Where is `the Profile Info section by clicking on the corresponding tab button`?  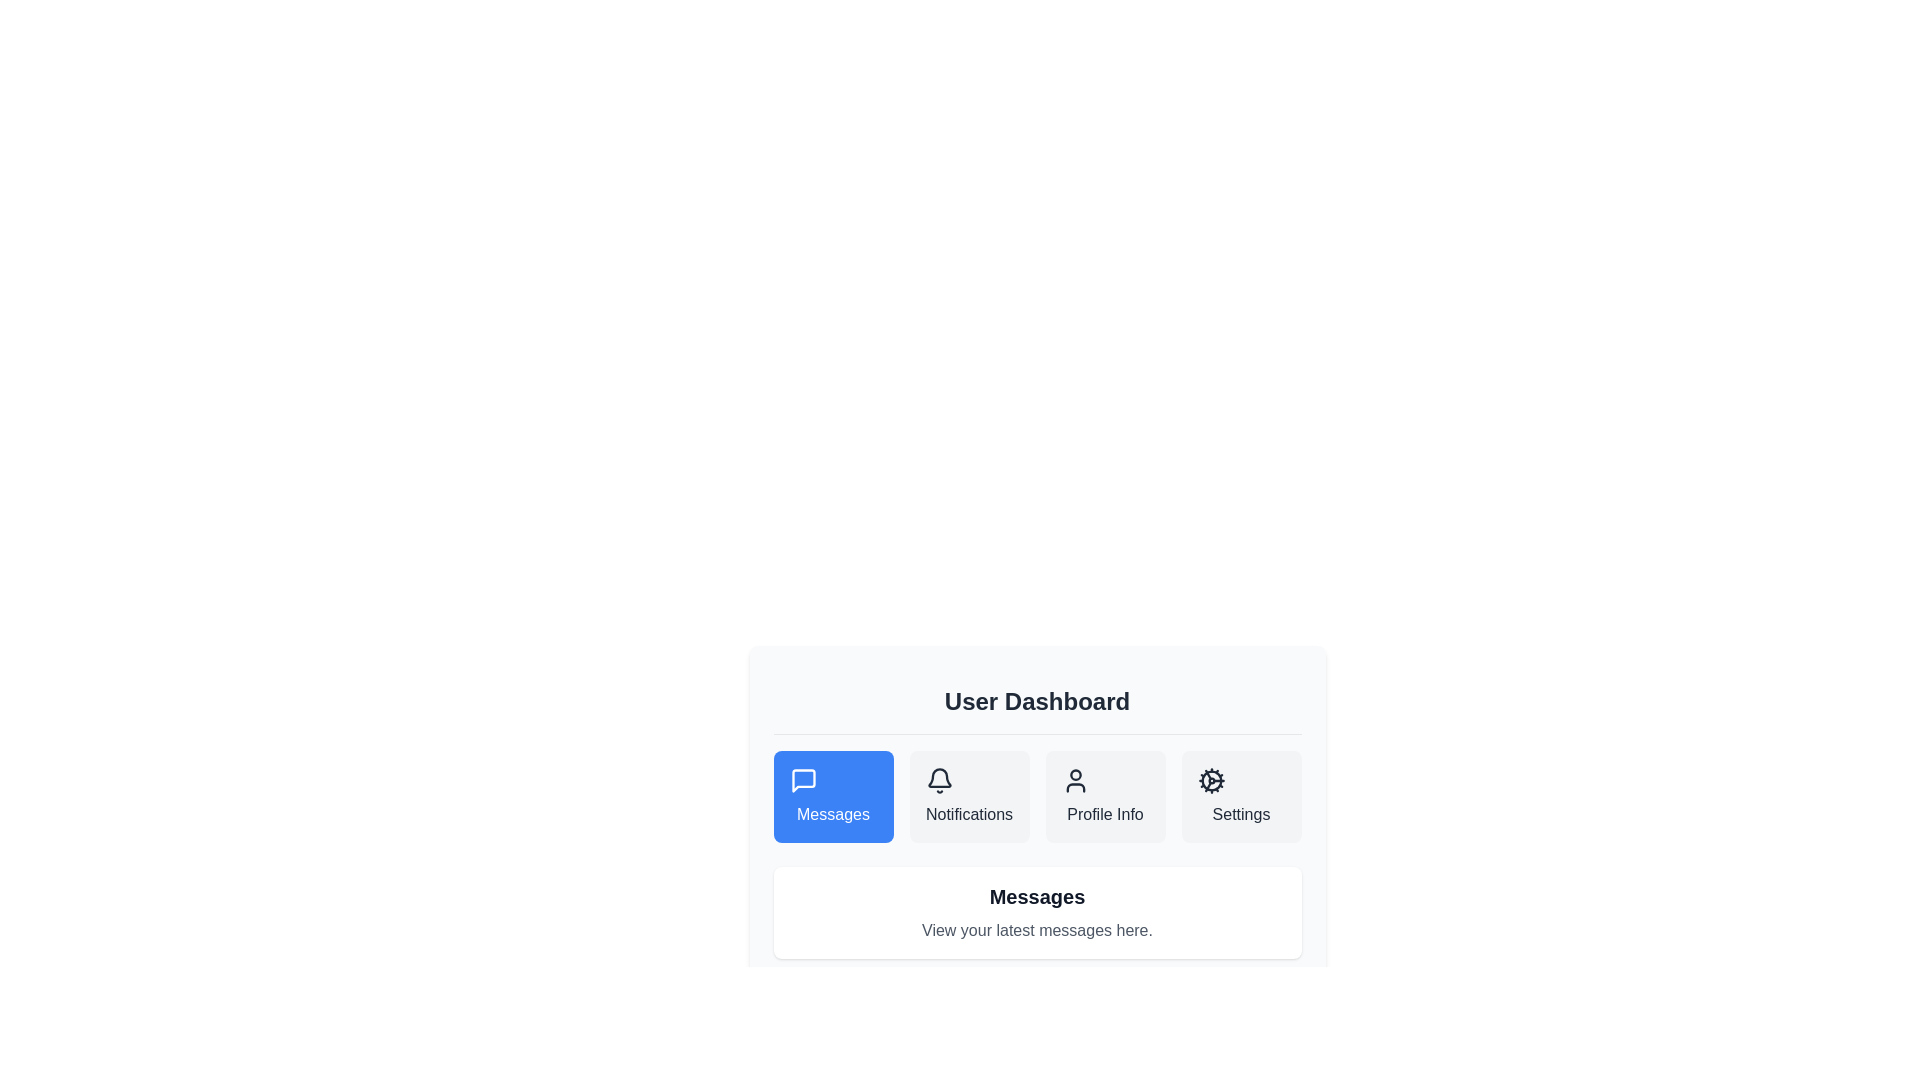
the Profile Info section by clicking on the corresponding tab button is located at coordinates (1104, 796).